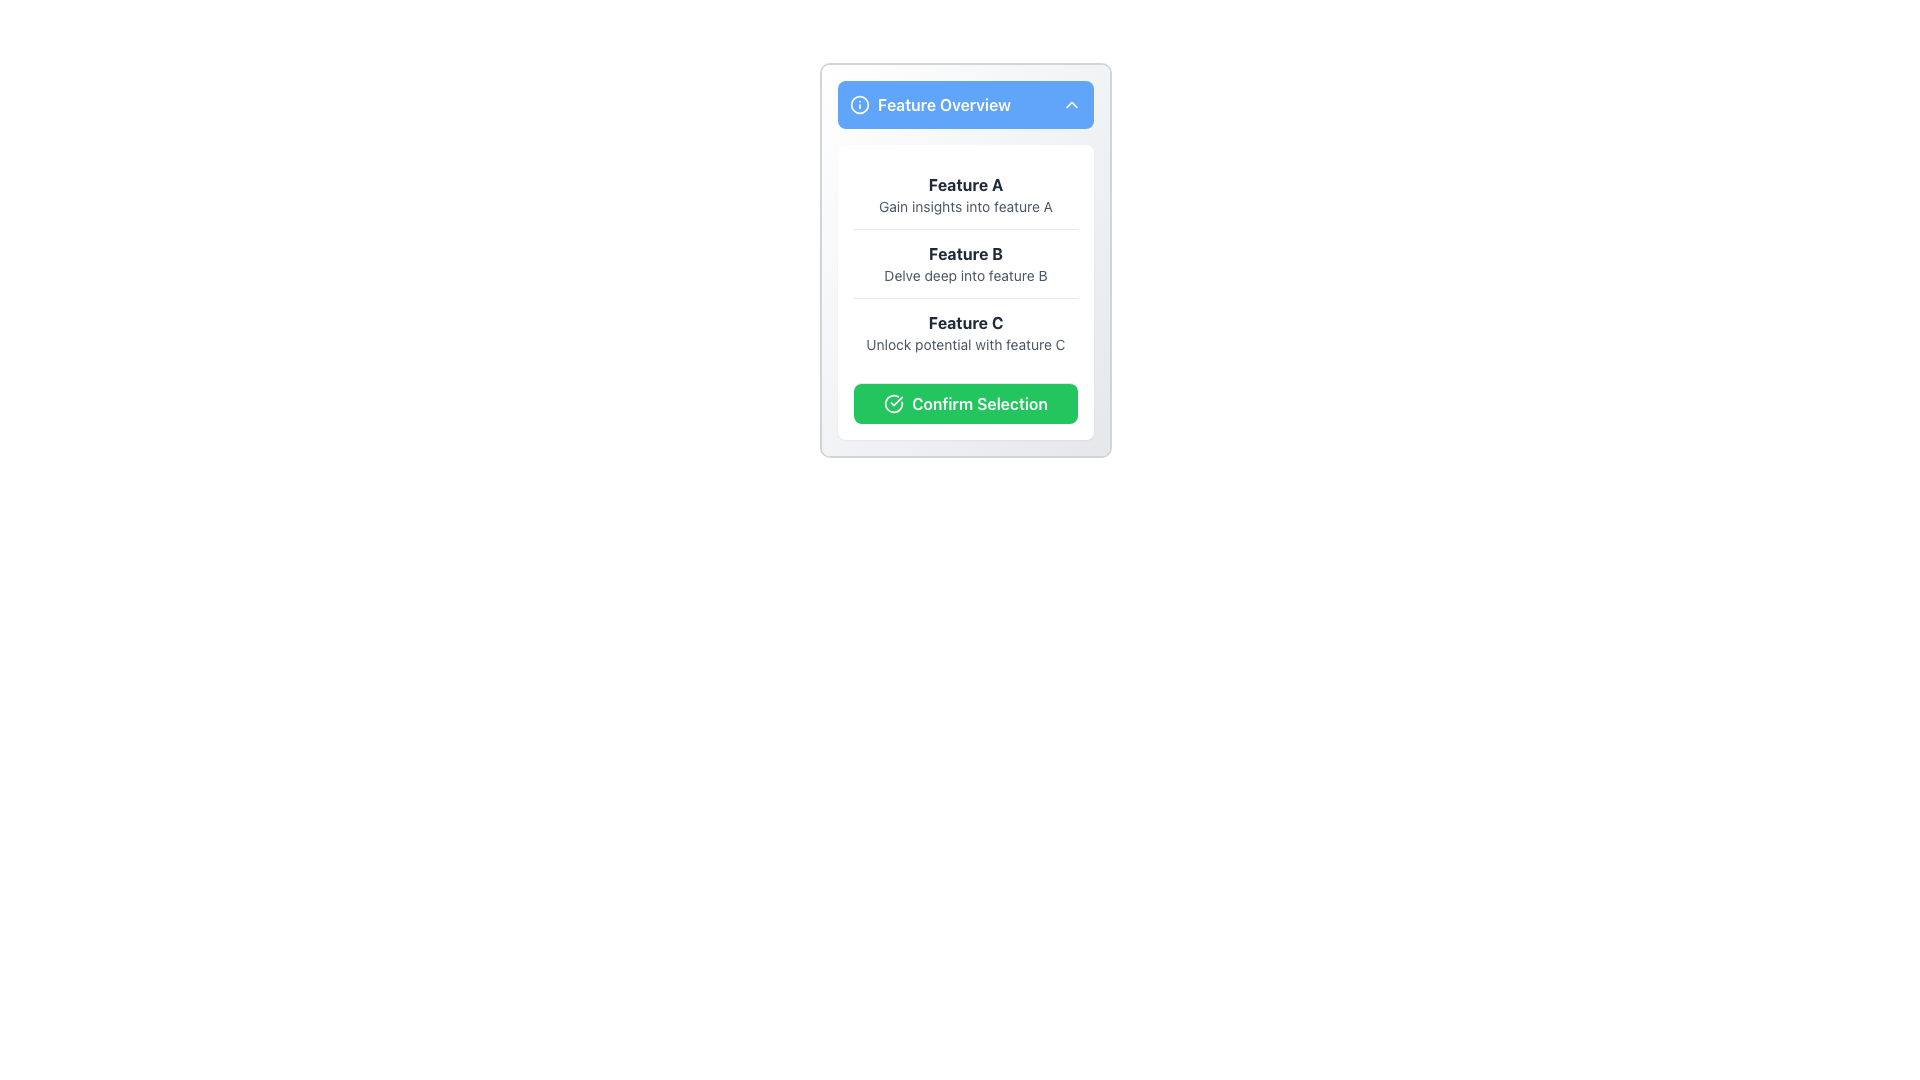  Describe the element at coordinates (893, 404) in the screenshot. I see `the confirmation icon located to the left of the text inside the 'Confirm Selection' button, which is the bottom-most interactive element in the interface` at that location.